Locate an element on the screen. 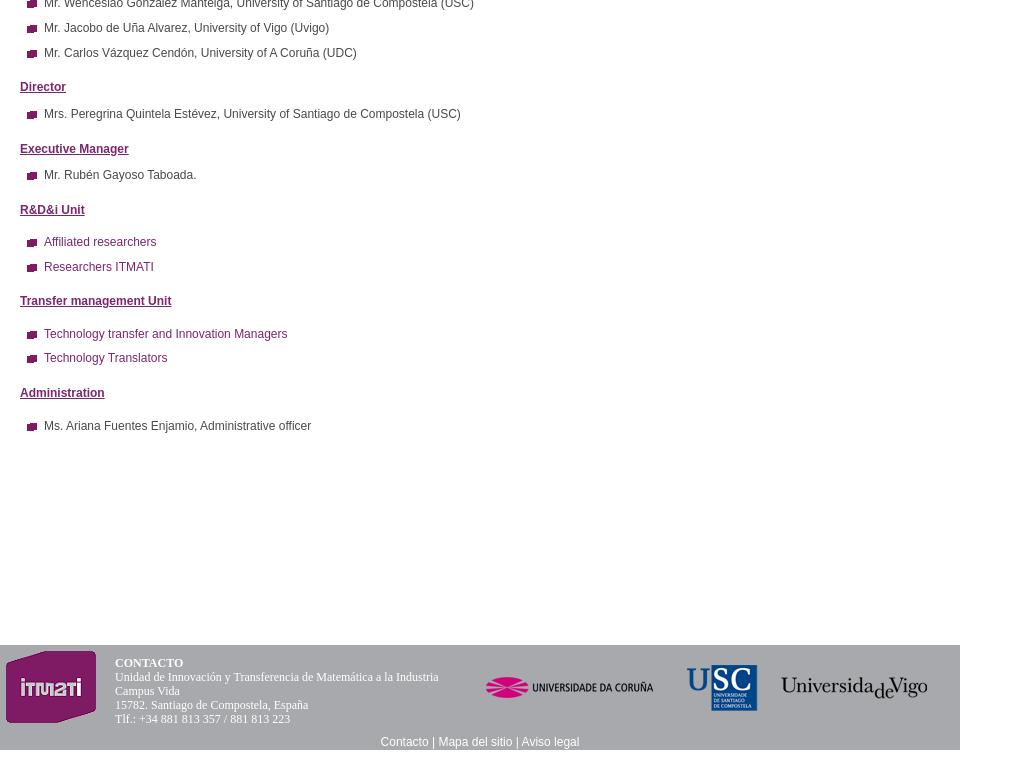 The image size is (1020, 782). 'Technology Translators' is located at coordinates (104, 356).